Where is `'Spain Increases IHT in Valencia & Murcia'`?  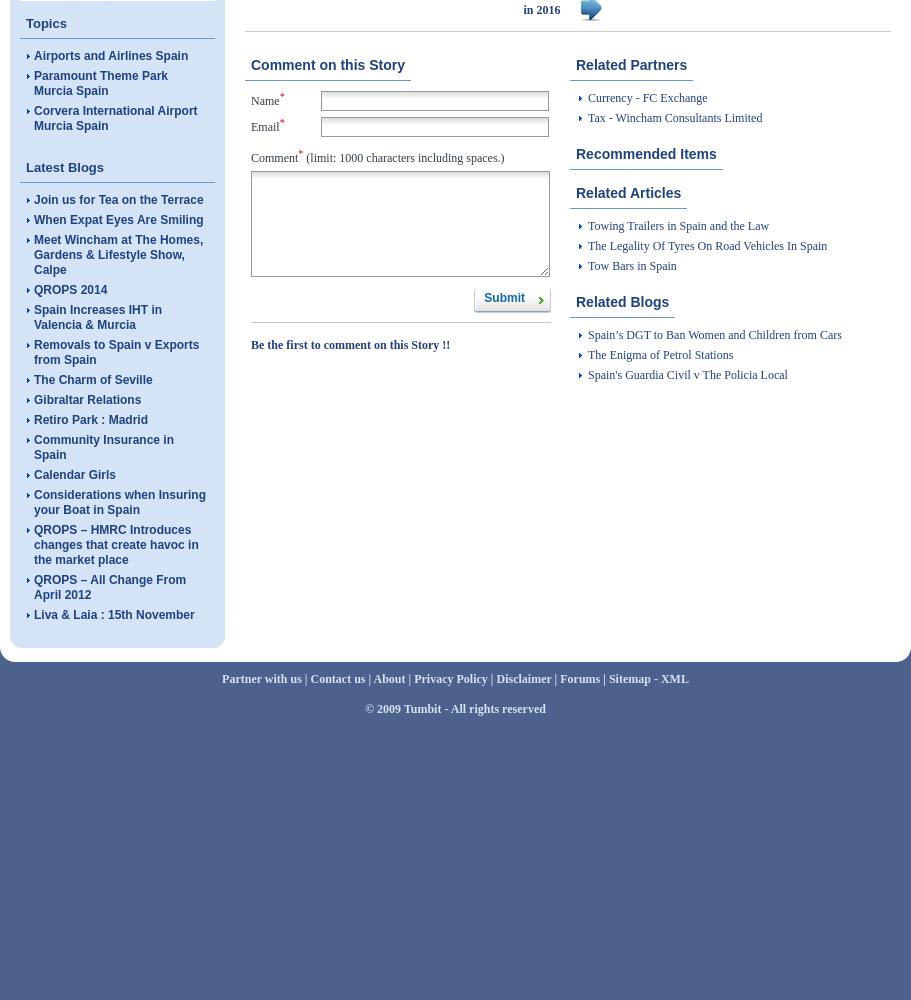 'Spain Increases IHT in Valencia & Murcia' is located at coordinates (33, 316).